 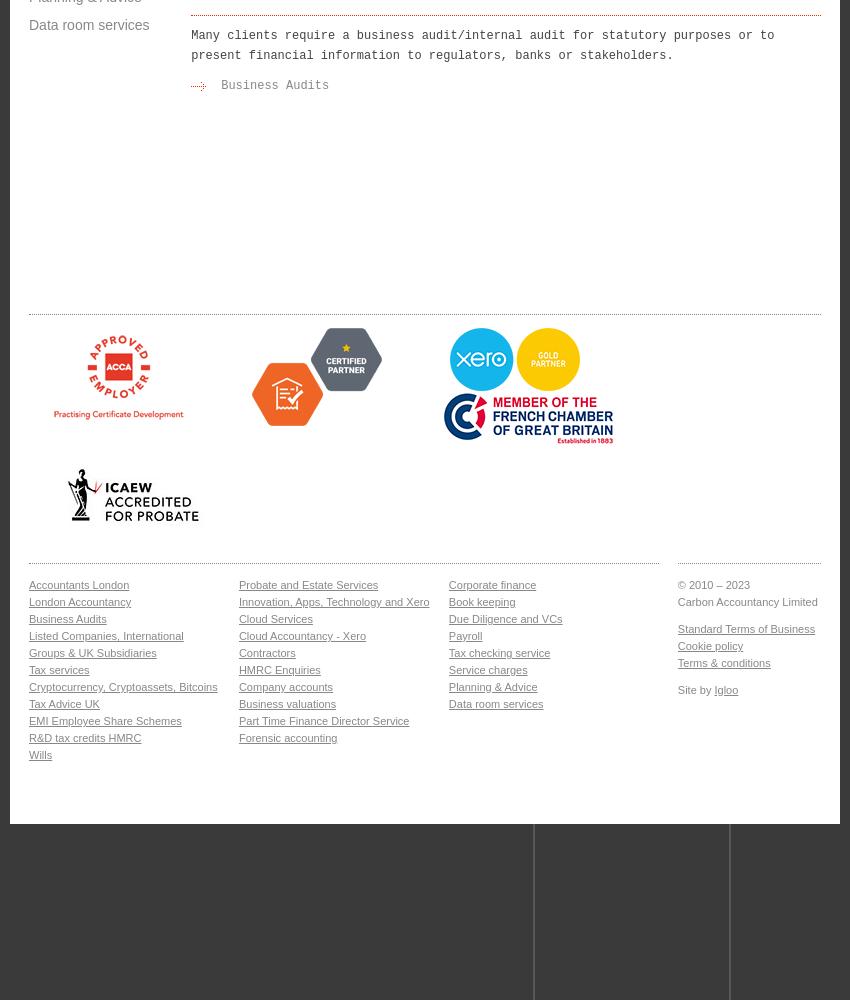 I want to click on 'Standard Terms of Business', so click(x=745, y=629).